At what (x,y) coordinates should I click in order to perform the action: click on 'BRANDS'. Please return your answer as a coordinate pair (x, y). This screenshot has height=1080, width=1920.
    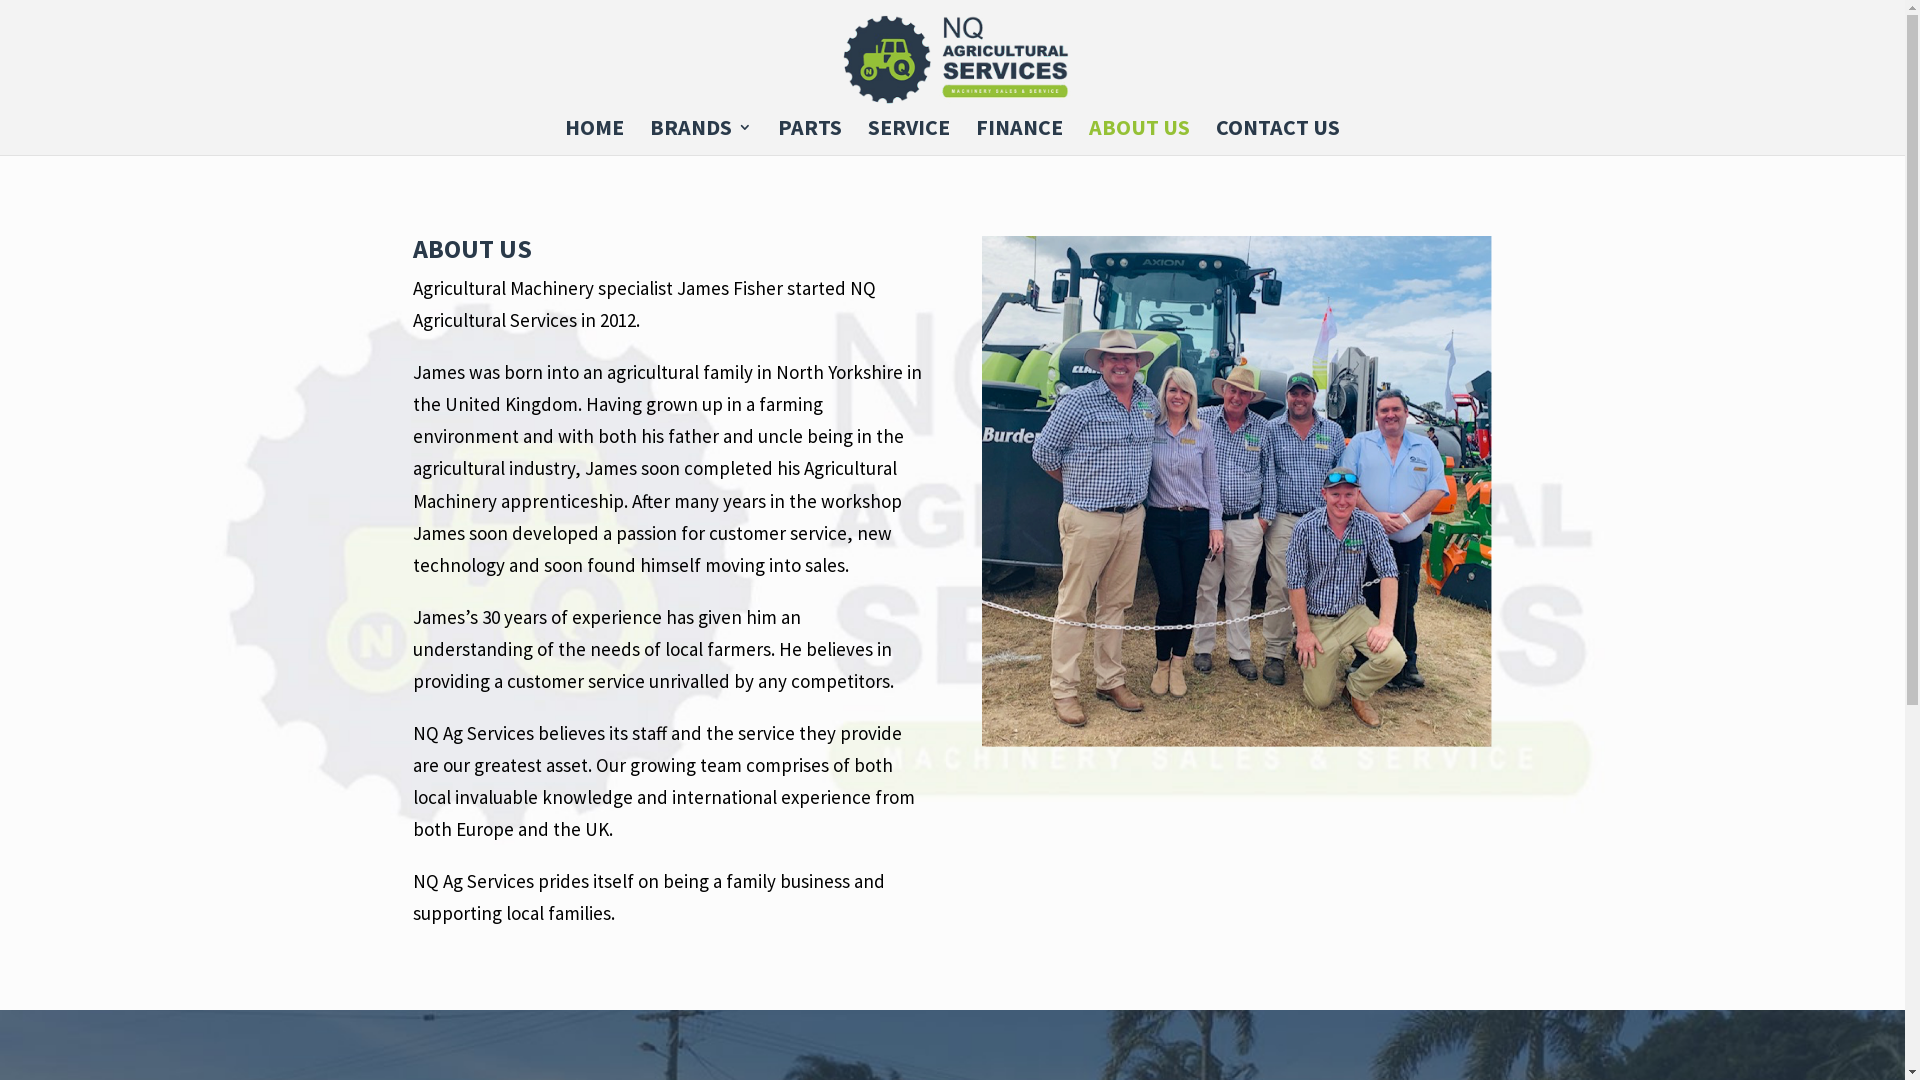
    Looking at the image, I should click on (700, 136).